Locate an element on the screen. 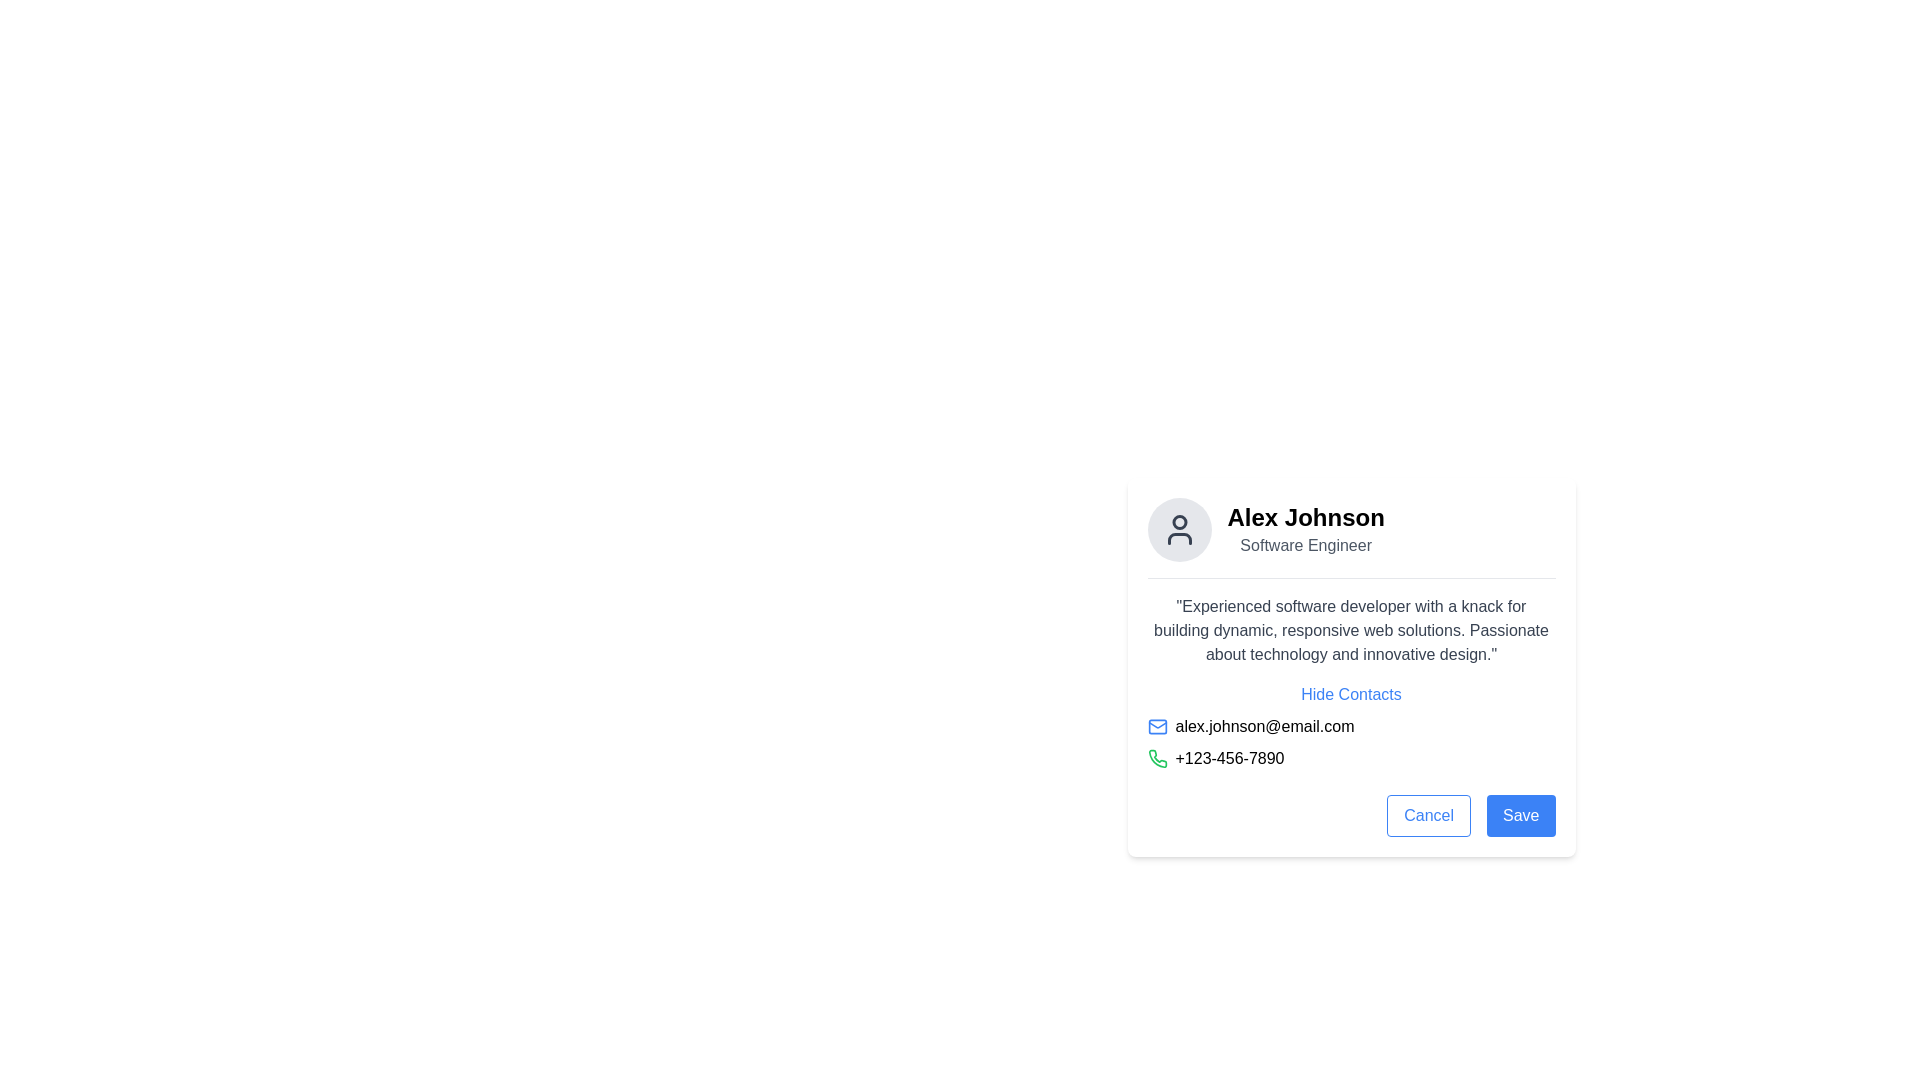 This screenshot has height=1080, width=1920. the 'Save' button located at the bottom-right of the form to observe its hover state effect is located at coordinates (1520, 816).